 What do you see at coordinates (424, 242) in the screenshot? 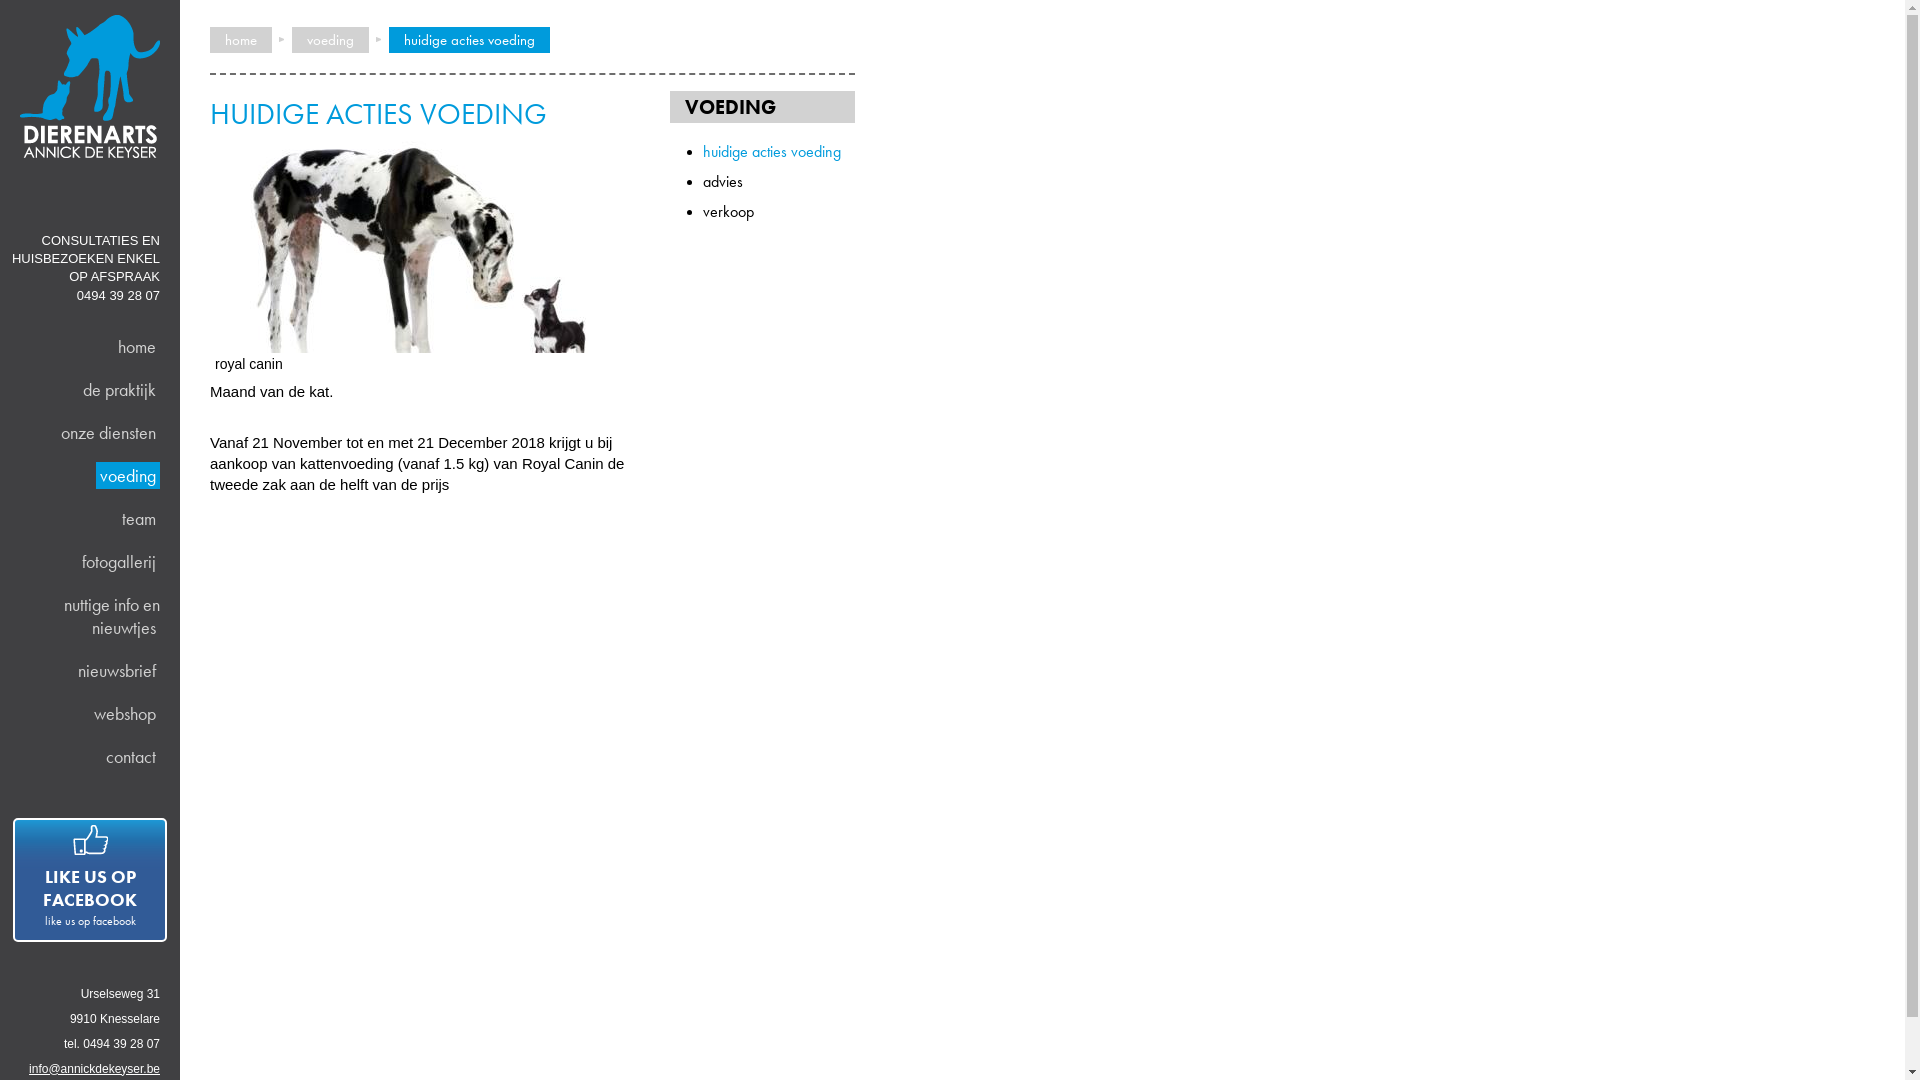
I see `'royal canin'` at bounding box center [424, 242].